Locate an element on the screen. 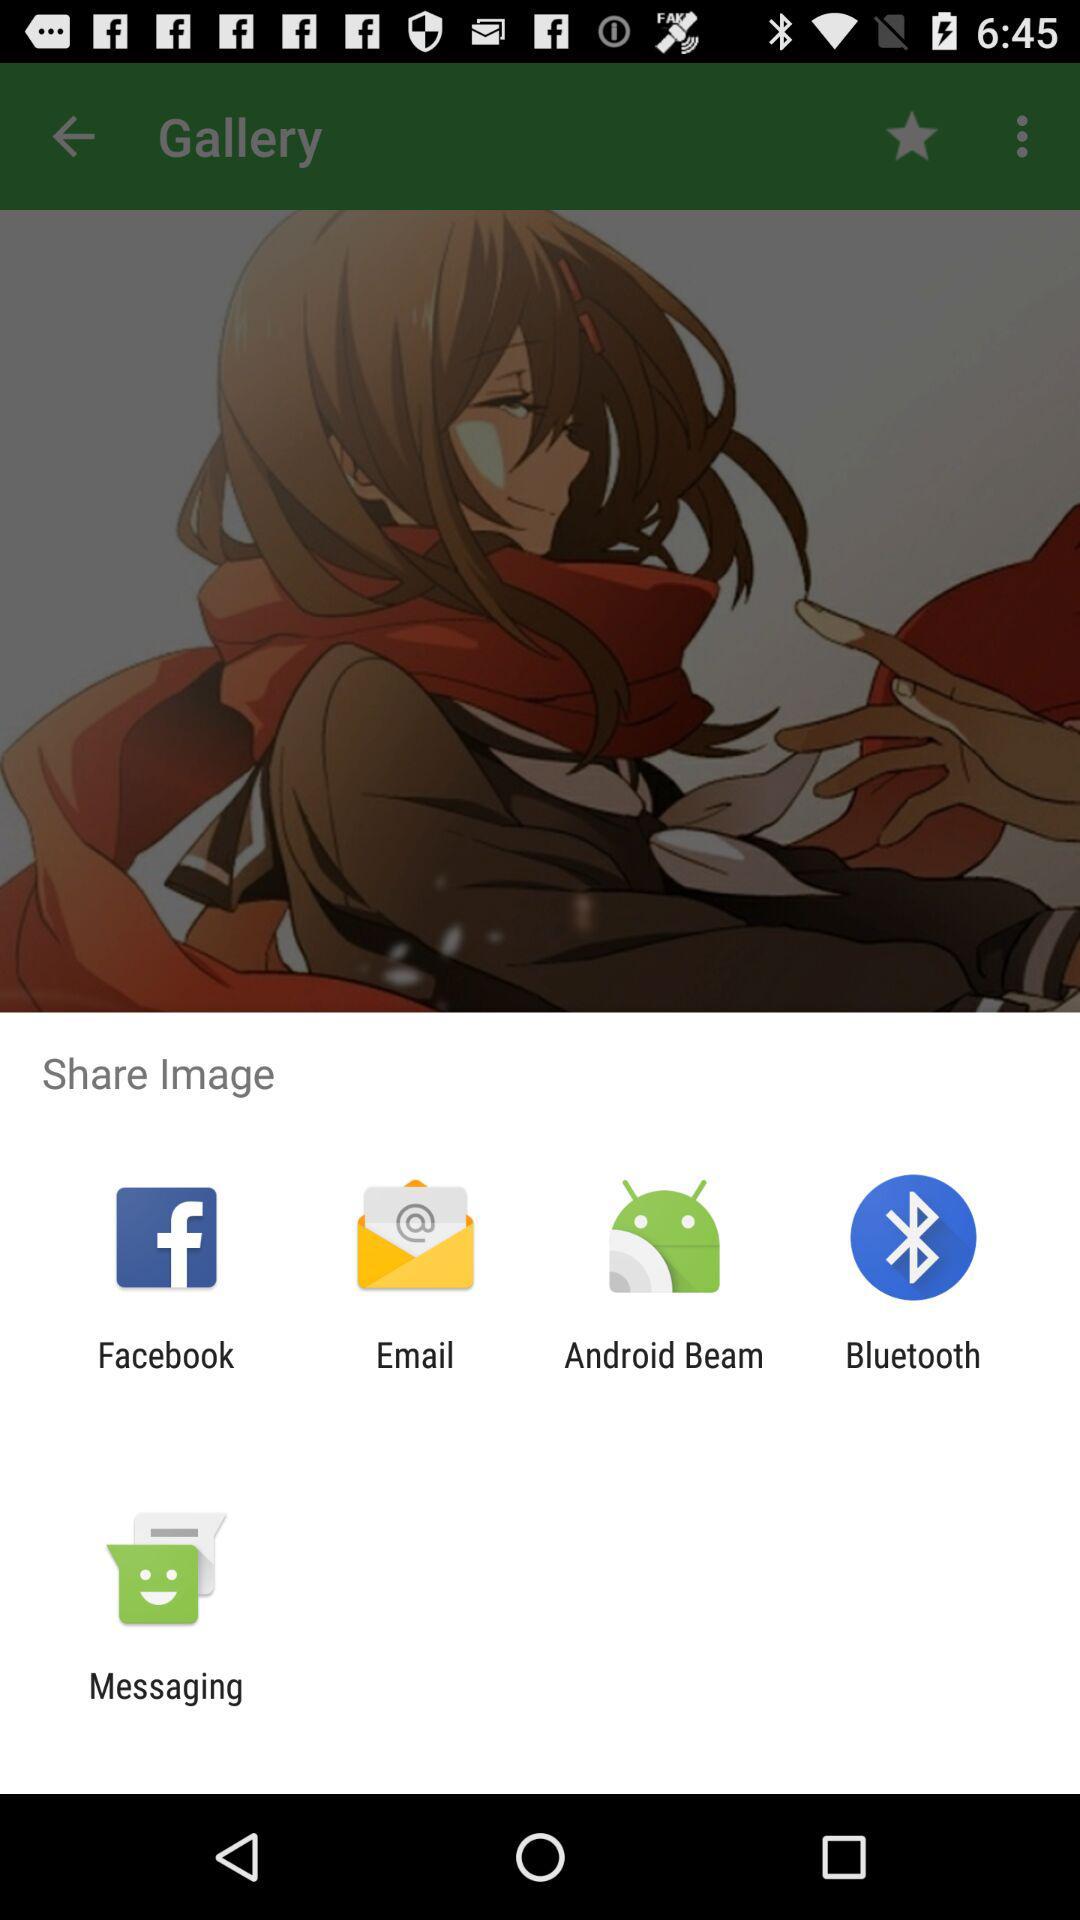  messaging icon is located at coordinates (165, 1705).